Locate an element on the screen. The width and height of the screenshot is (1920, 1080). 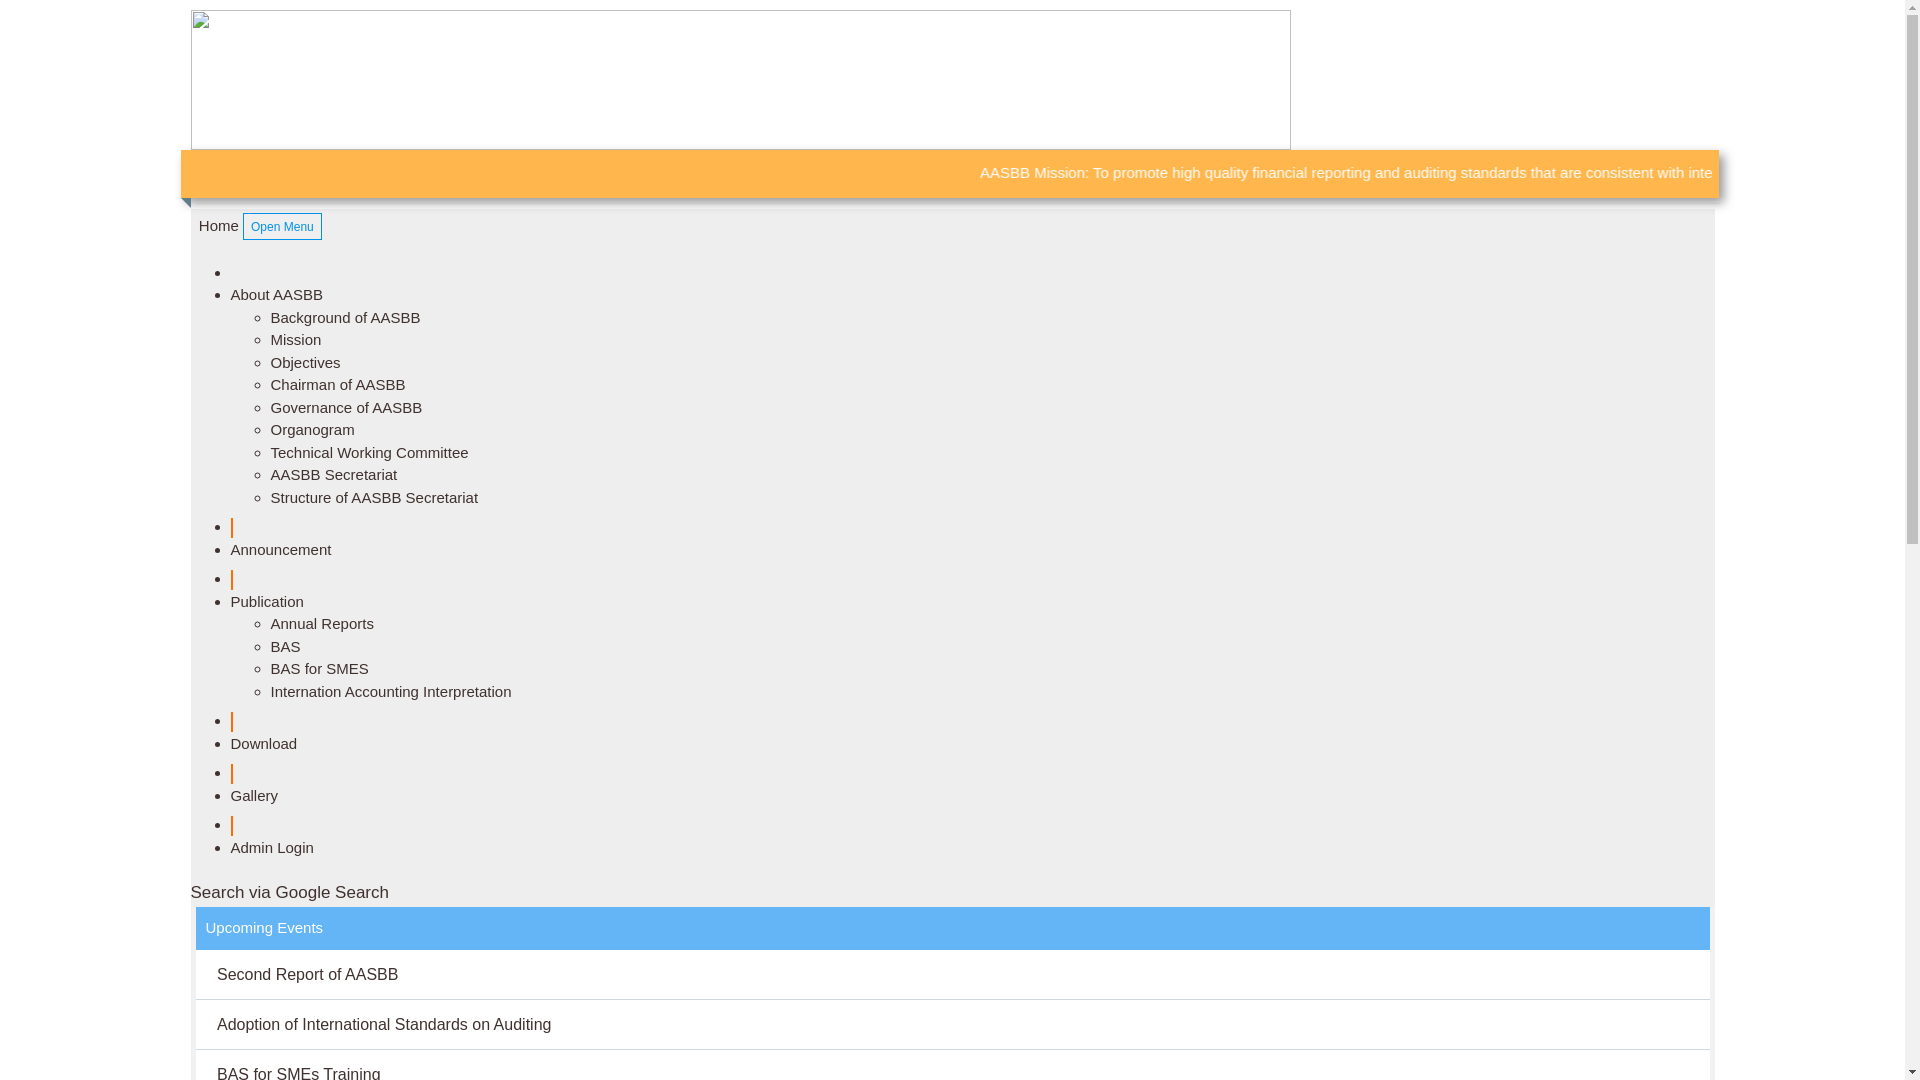
'BAS' is located at coordinates (283, 646).